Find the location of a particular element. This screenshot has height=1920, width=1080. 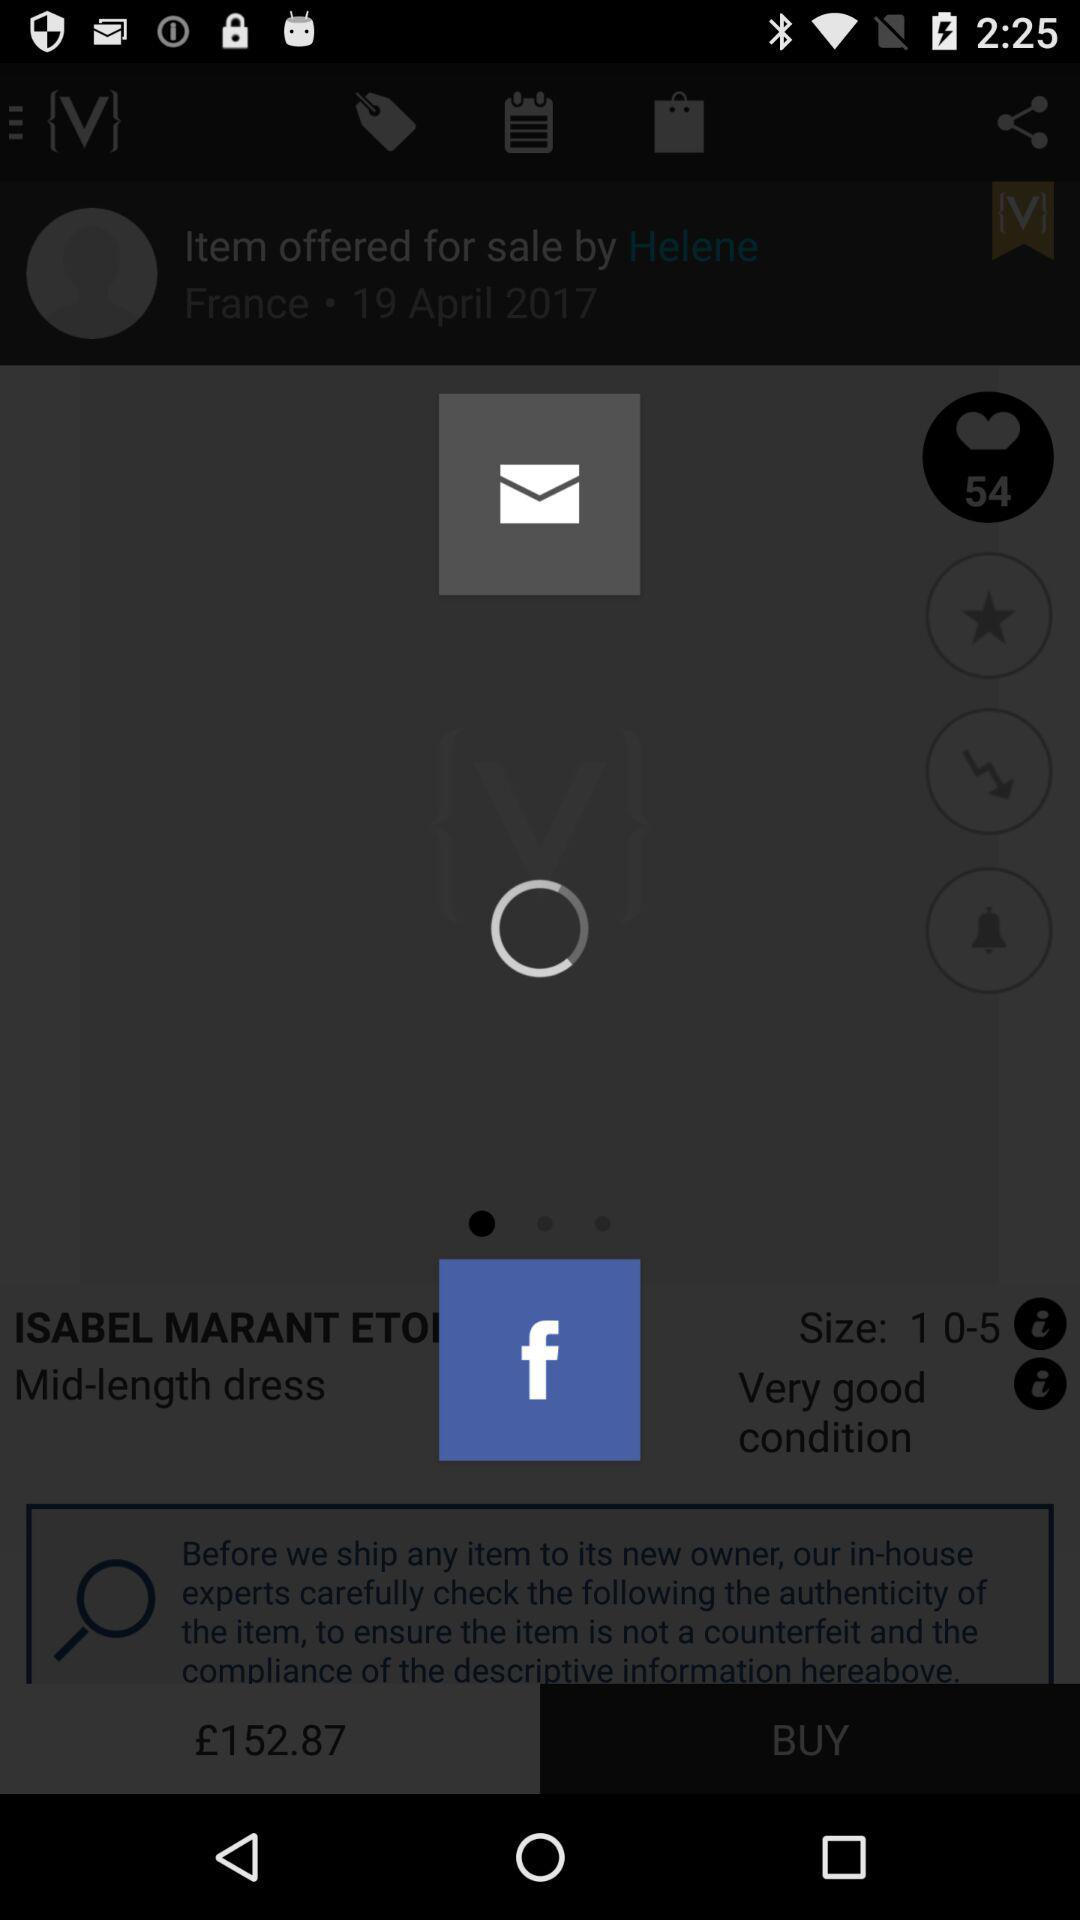

the buy icon is located at coordinates (810, 1737).